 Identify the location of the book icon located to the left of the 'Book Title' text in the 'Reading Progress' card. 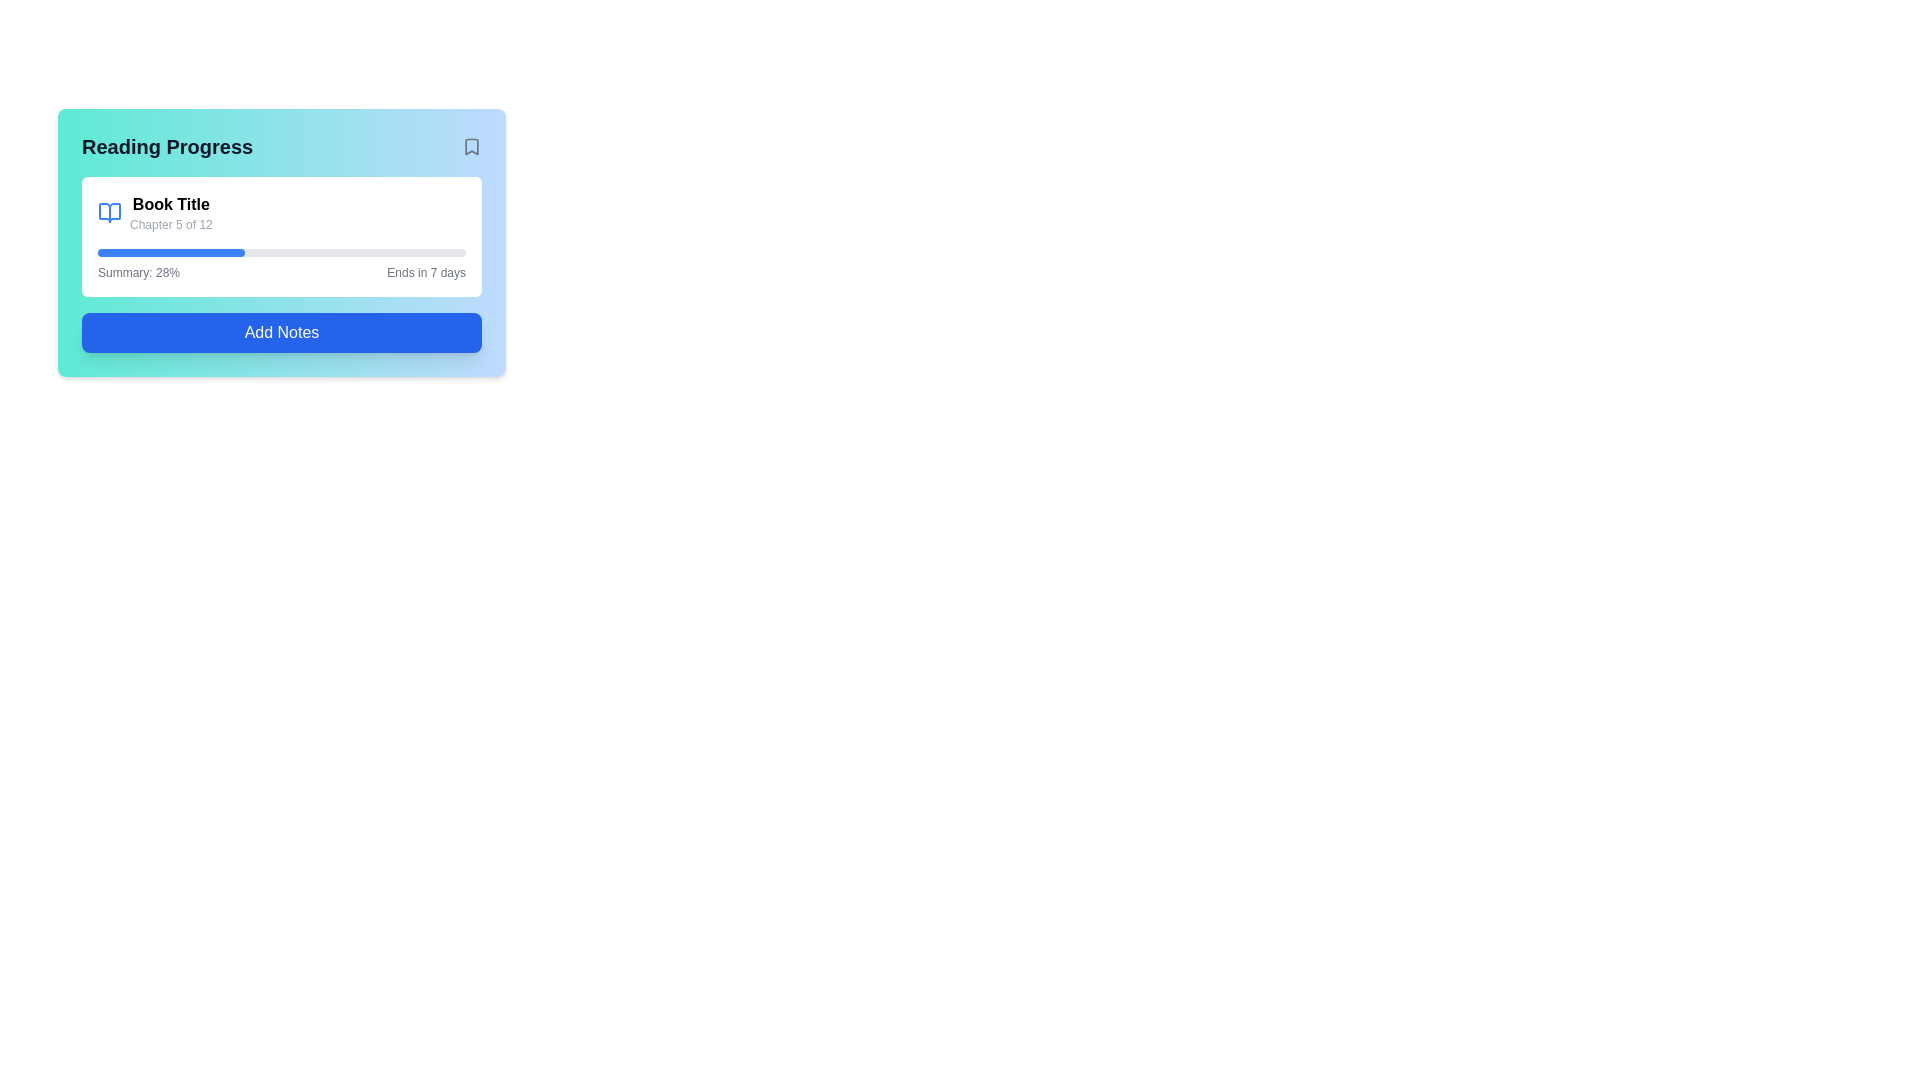
(109, 212).